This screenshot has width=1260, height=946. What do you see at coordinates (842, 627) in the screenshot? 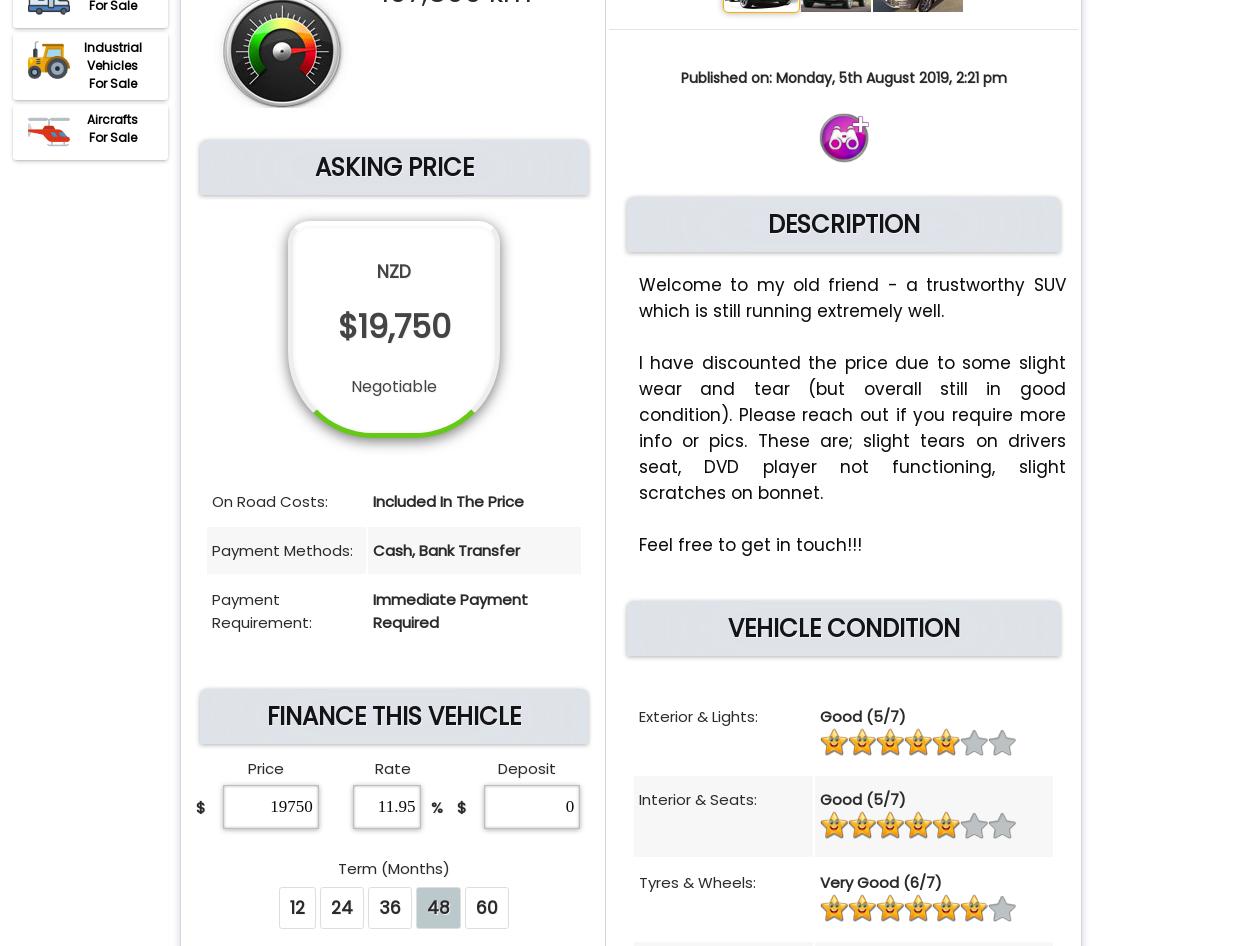
I see `'VEHICLE CONDITION'` at bounding box center [842, 627].